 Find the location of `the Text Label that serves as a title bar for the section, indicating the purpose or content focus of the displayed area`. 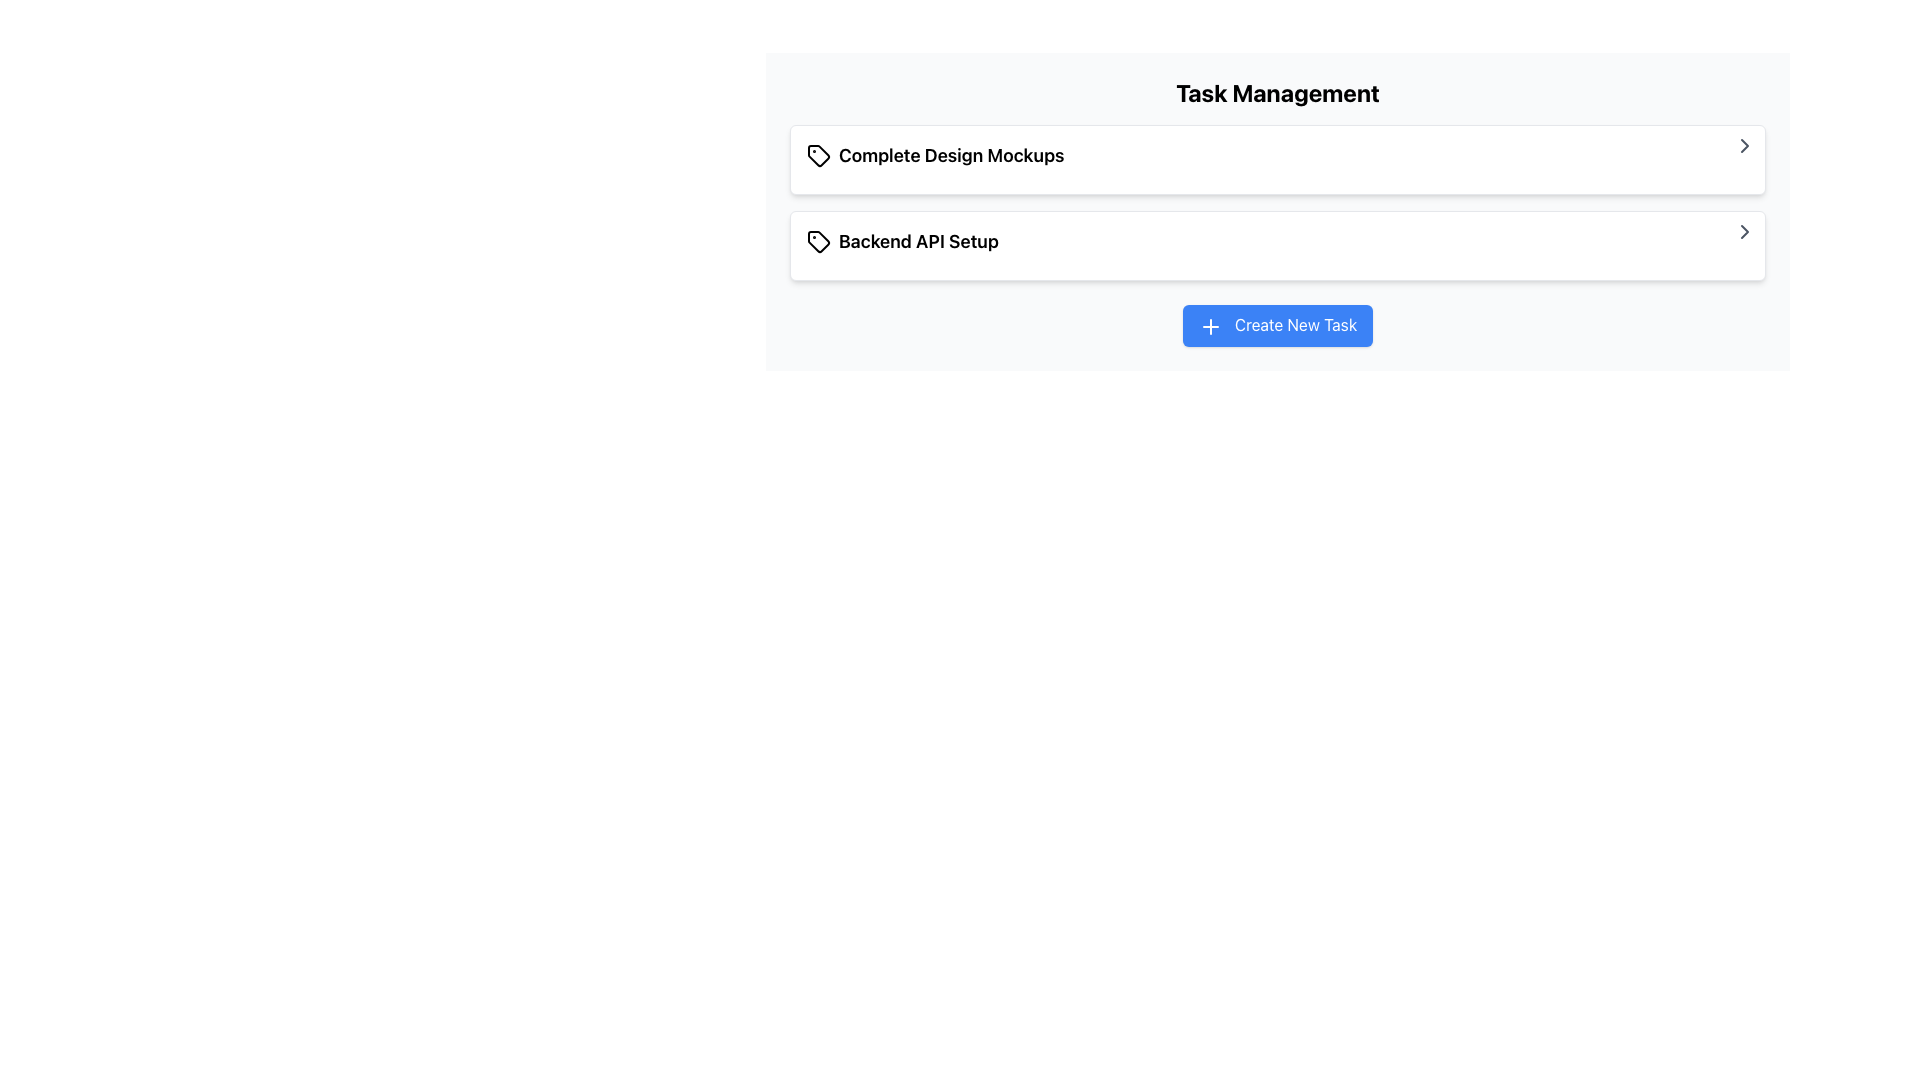

the Text Label that serves as a title bar for the section, indicating the purpose or content focus of the displayed area is located at coordinates (1276, 92).